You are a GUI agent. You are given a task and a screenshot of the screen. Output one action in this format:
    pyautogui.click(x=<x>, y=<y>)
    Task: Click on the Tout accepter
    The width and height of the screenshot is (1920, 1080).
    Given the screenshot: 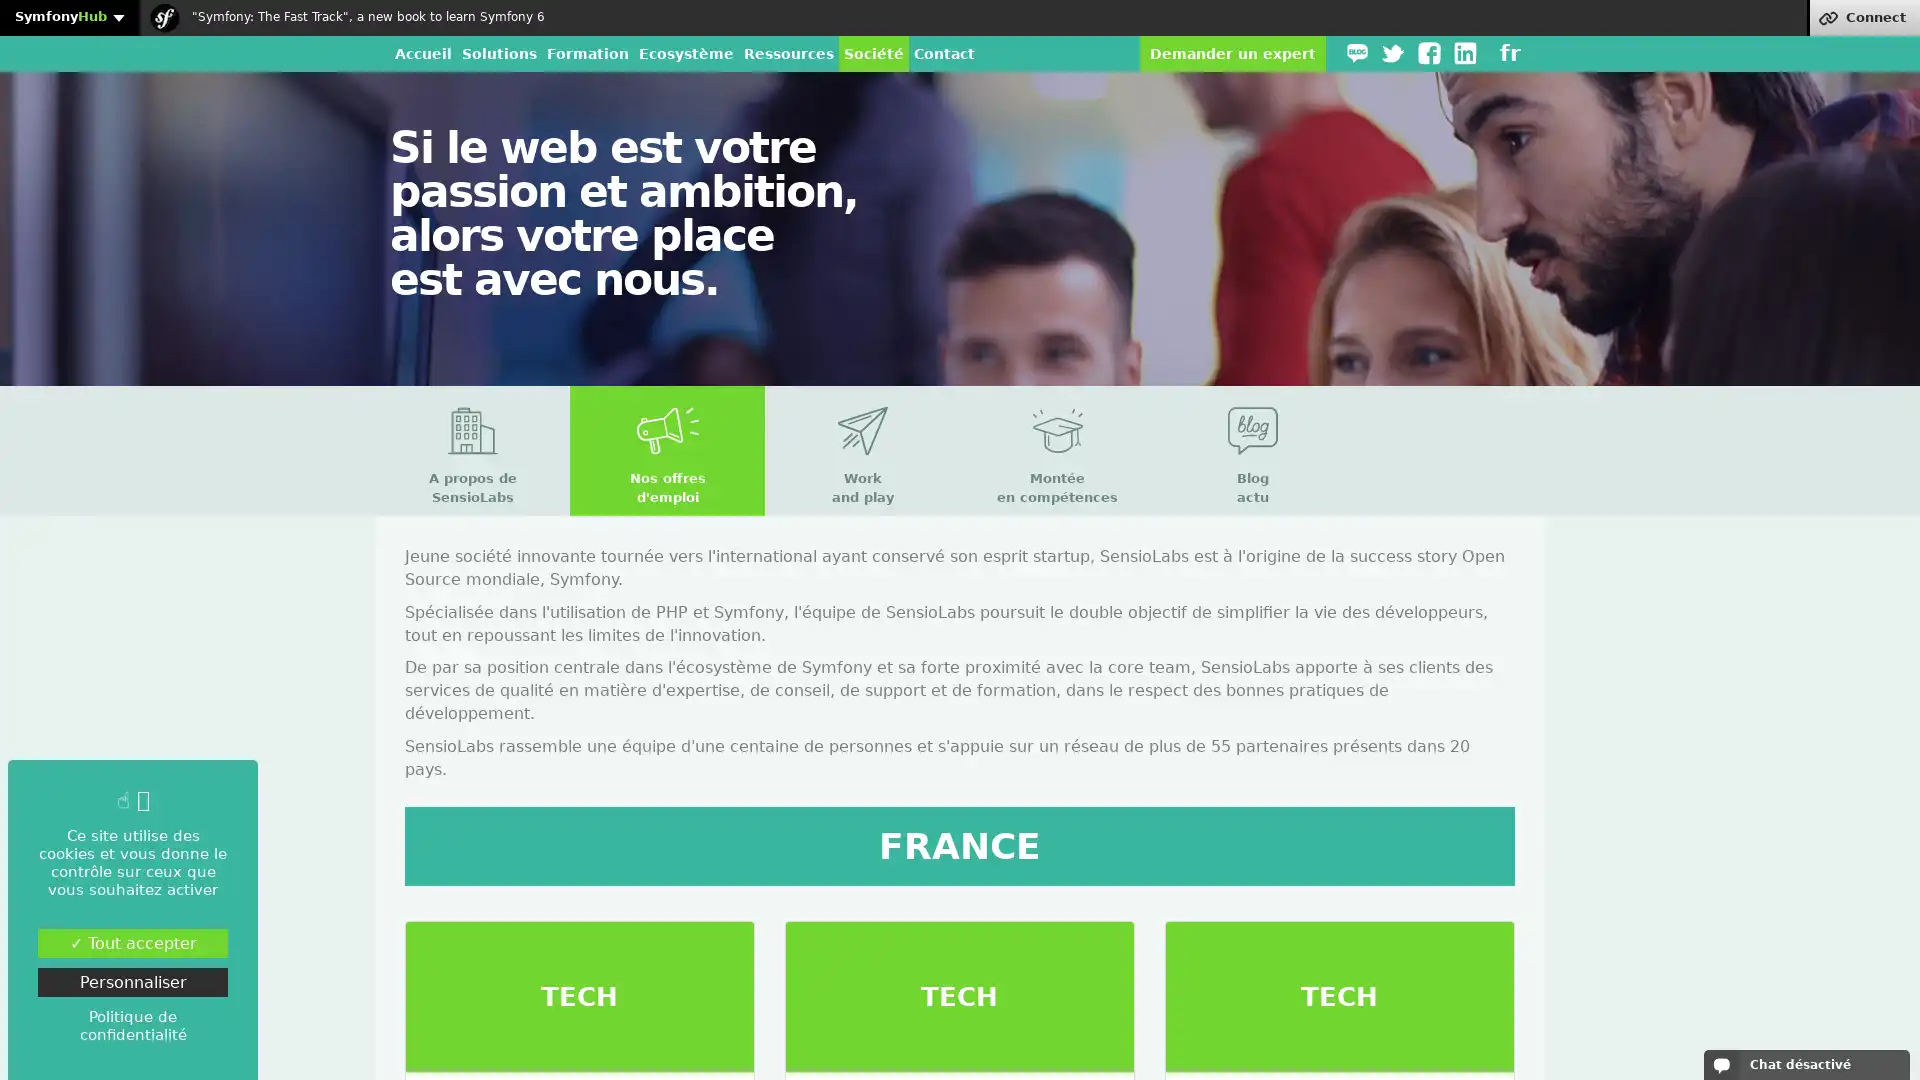 What is the action you would take?
    pyautogui.click(x=132, y=942)
    